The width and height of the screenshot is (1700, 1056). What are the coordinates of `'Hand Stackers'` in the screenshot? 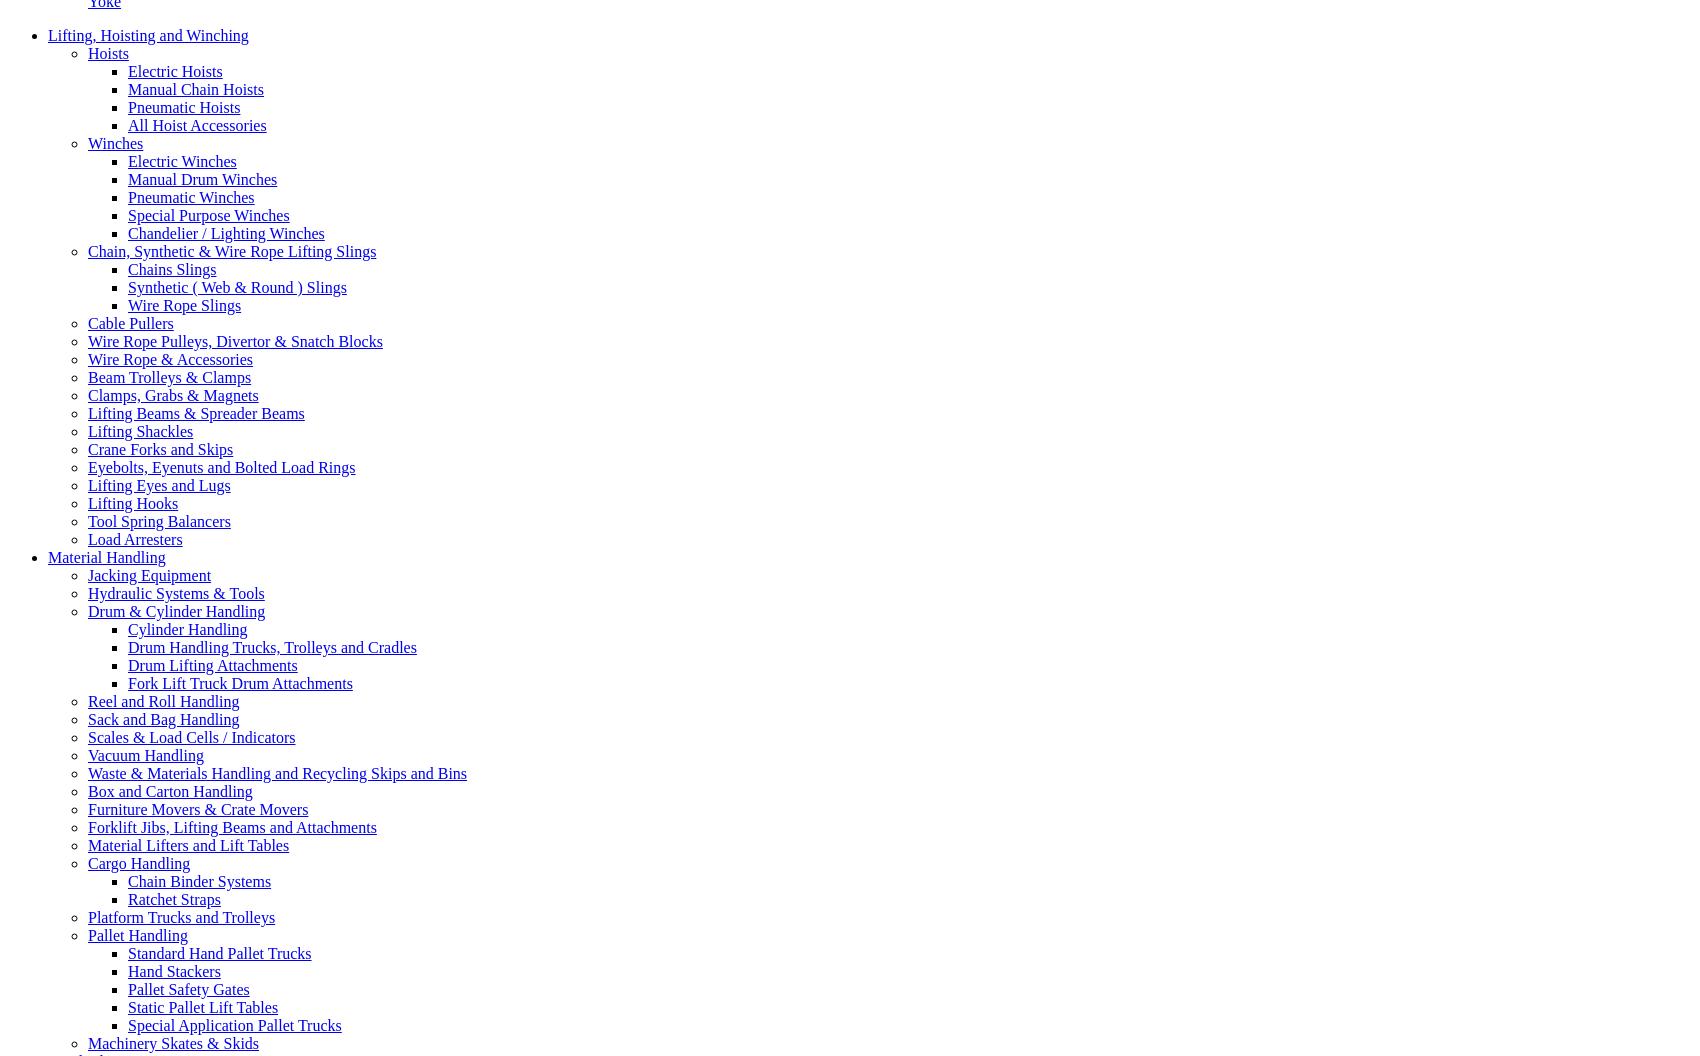 It's located at (173, 970).